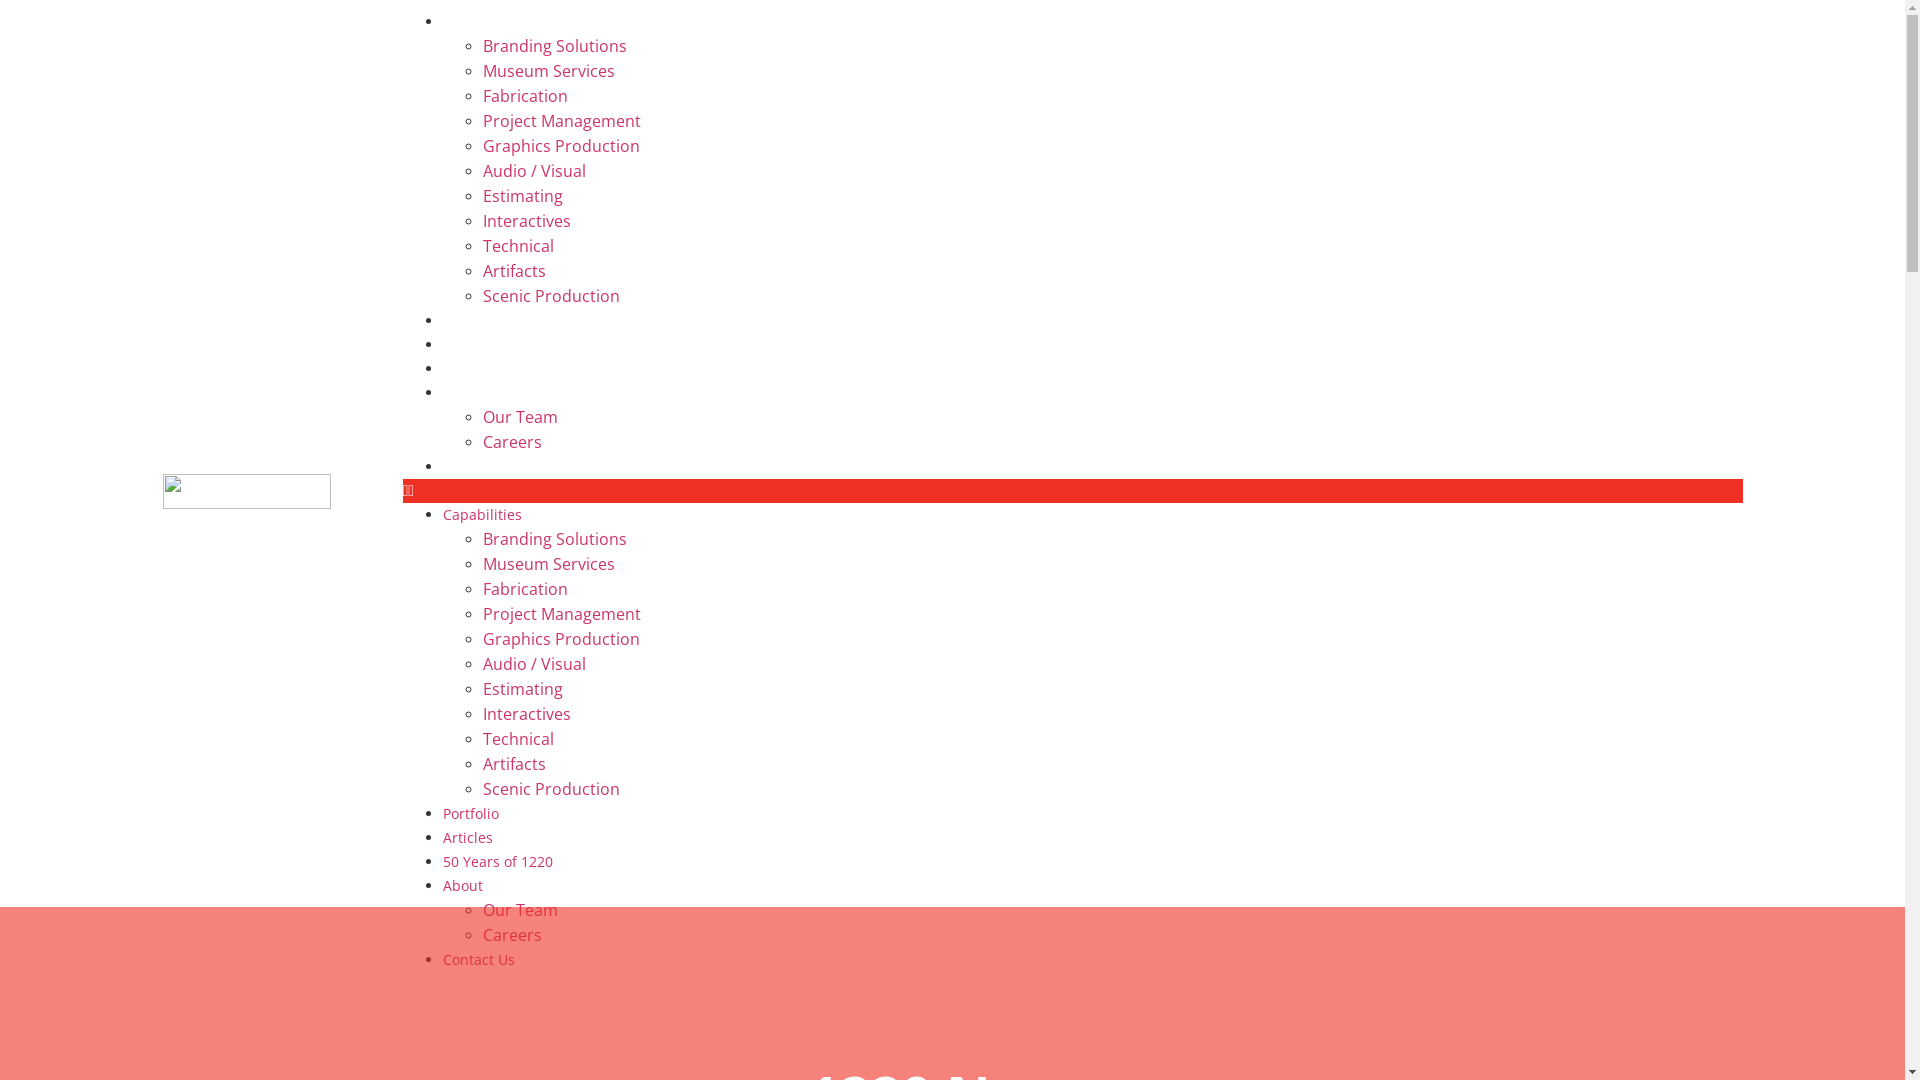 The height and width of the screenshot is (1080, 1920). Describe the element at coordinates (513, 270) in the screenshot. I see `'Artifacts'` at that location.